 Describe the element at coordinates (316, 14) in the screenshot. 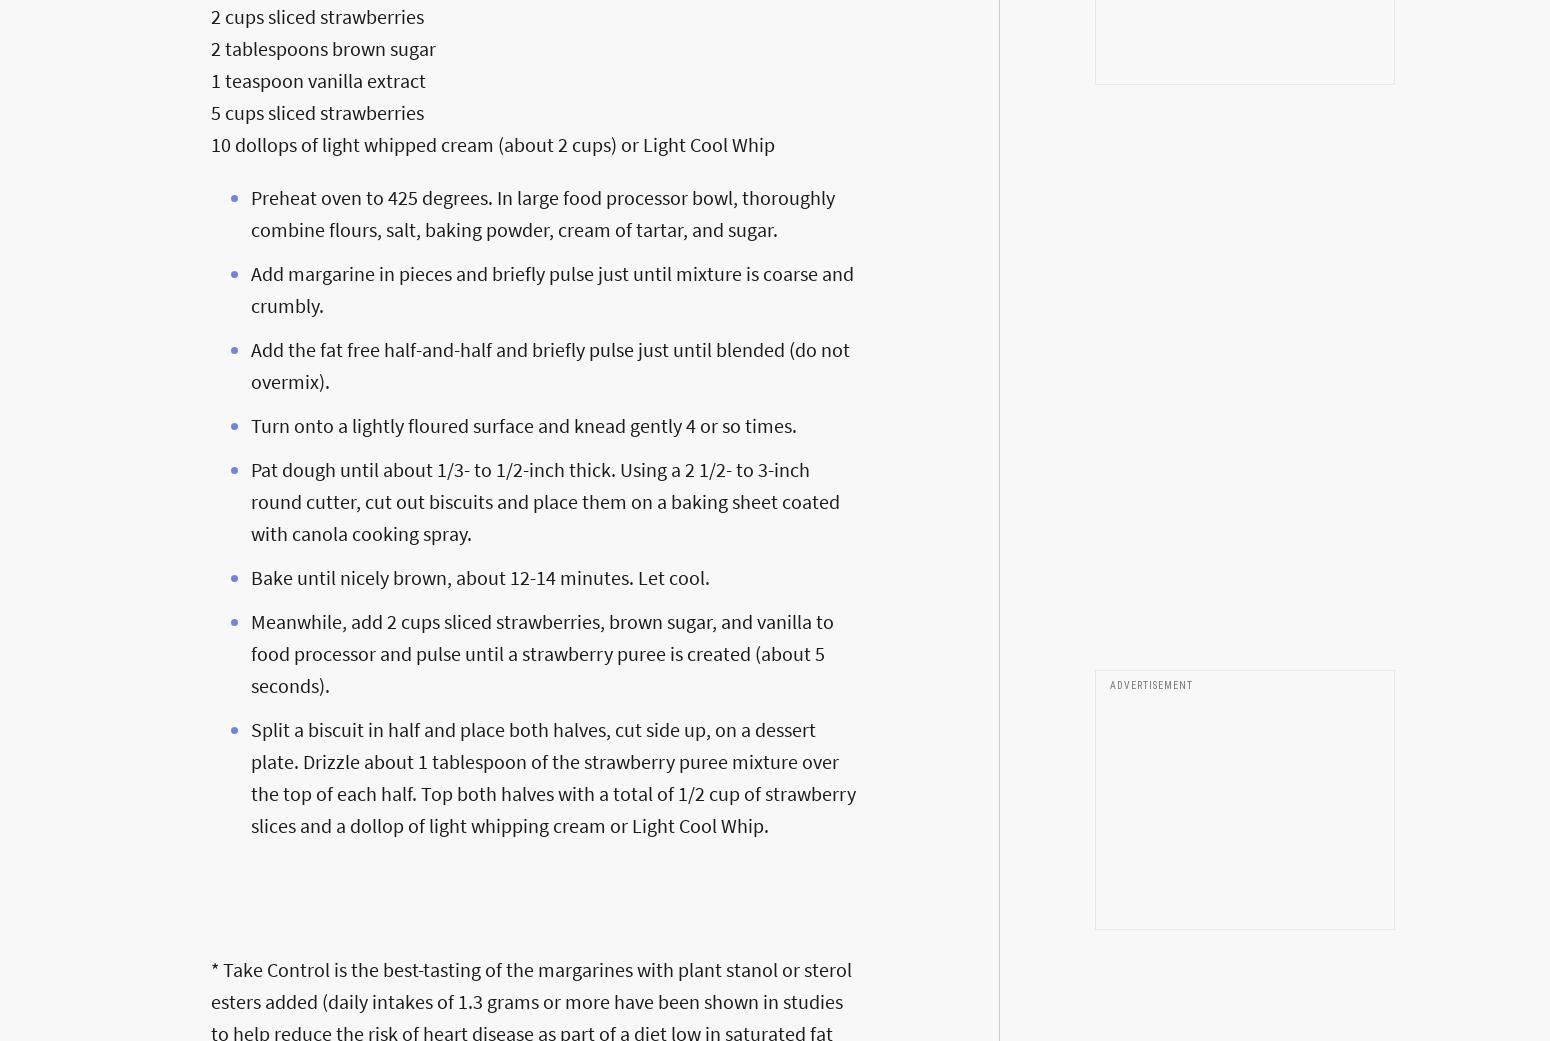

I see `'2 cups sliced strawberries'` at that location.